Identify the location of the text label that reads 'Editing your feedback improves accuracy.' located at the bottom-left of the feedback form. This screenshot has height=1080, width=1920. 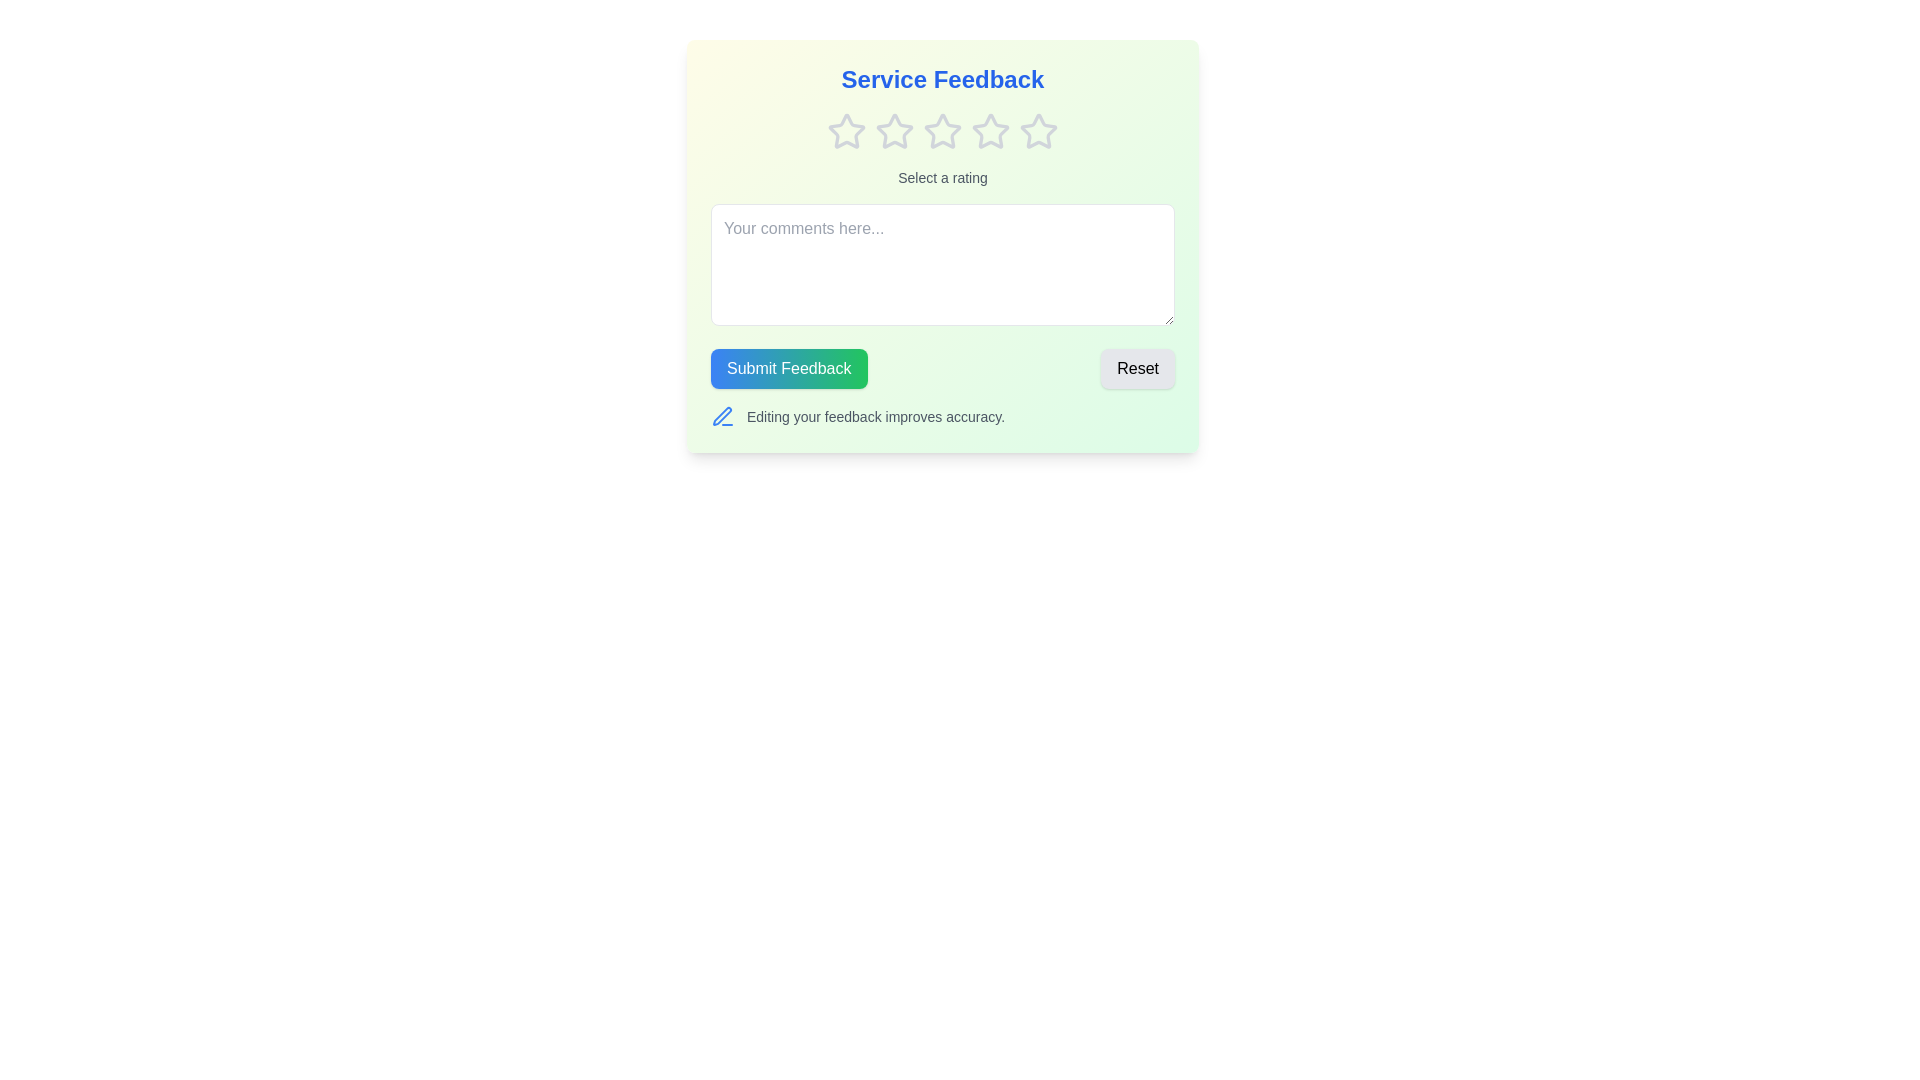
(876, 415).